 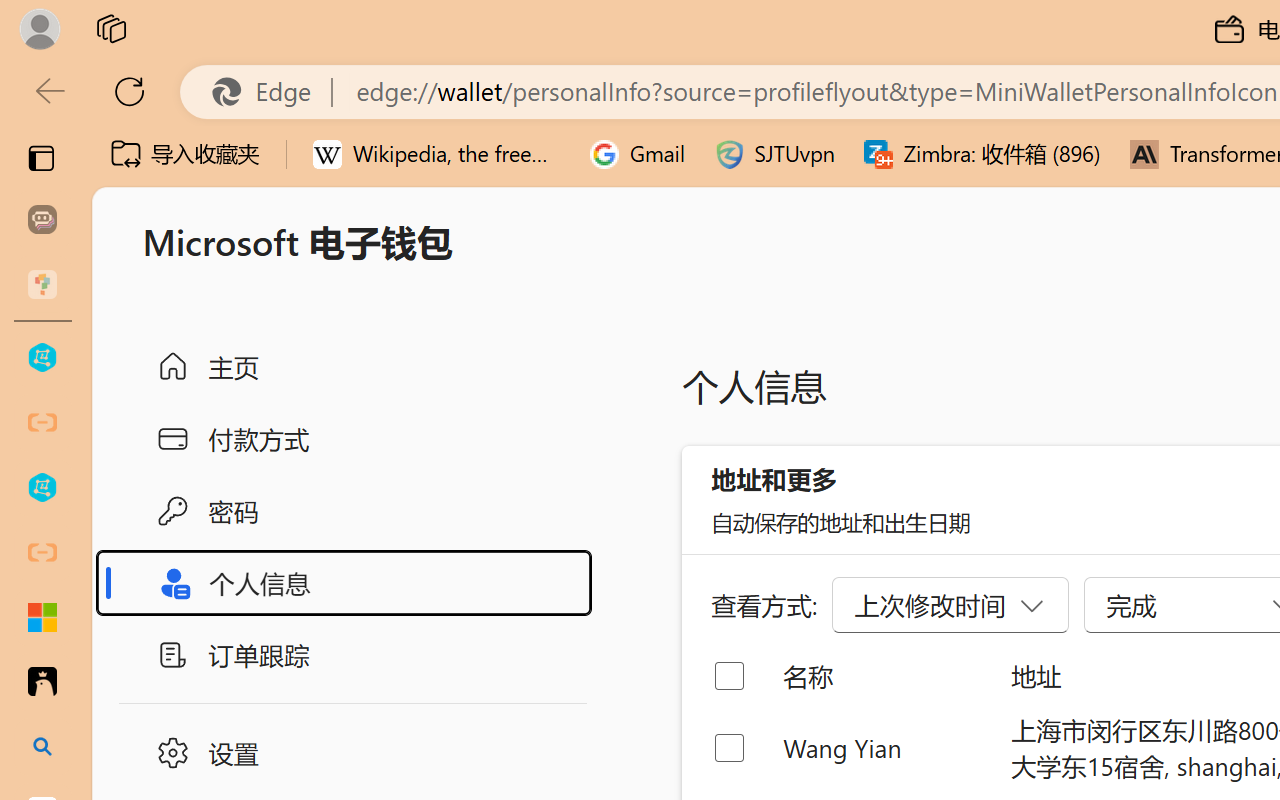 I want to click on 'wangyian_webcrawler - DSW', so click(x=42, y=488).